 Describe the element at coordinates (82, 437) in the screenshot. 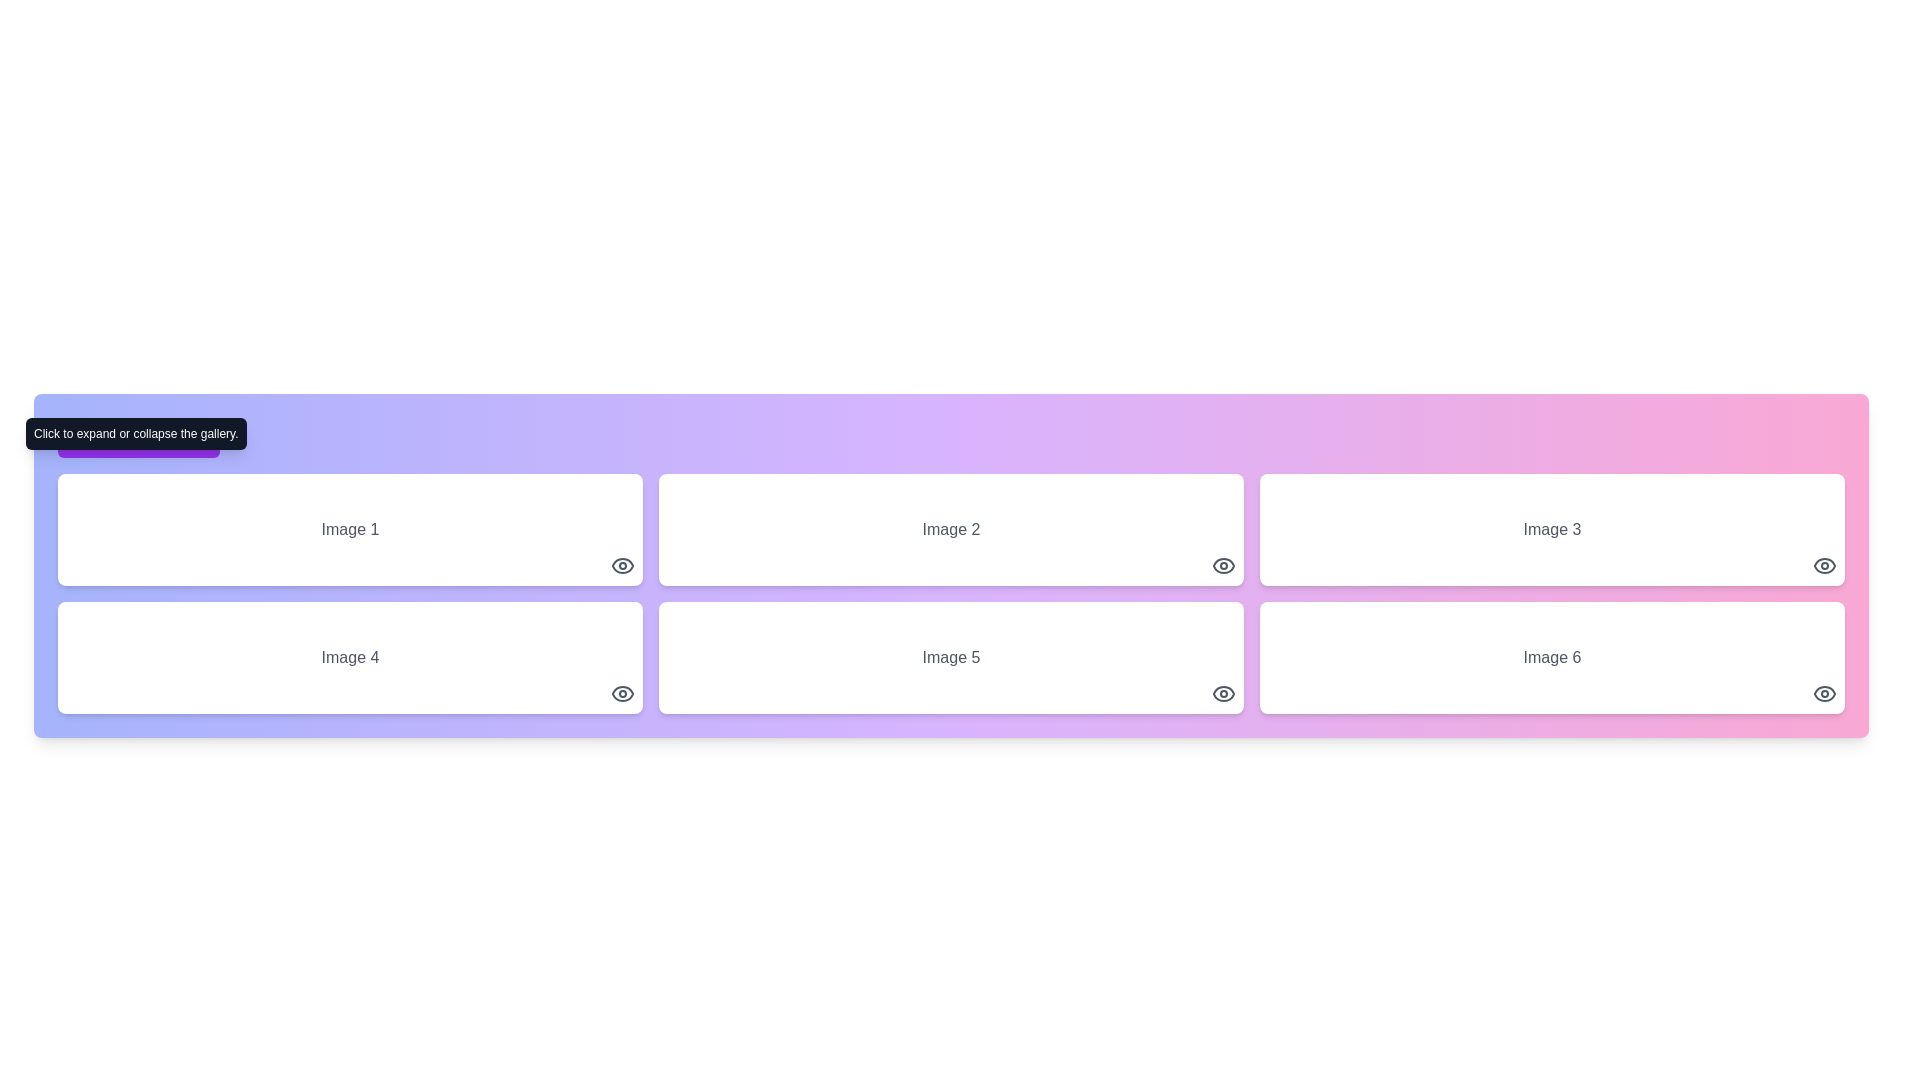

I see `the circular element within the SVG graphic, which is part of an icon near the 'Click to expand or collapse the gallery' button` at that location.